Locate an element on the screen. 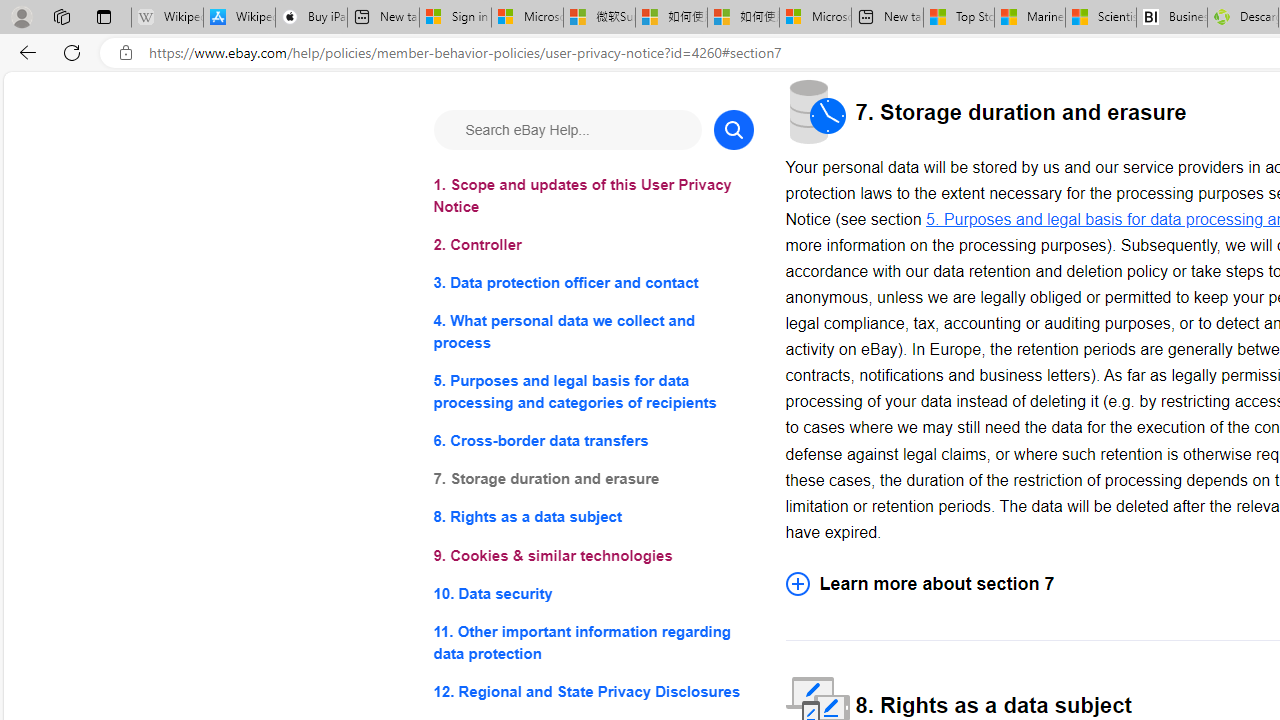 This screenshot has height=720, width=1280. 'Microsoft Services Agreement' is located at coordinates (527, 17).